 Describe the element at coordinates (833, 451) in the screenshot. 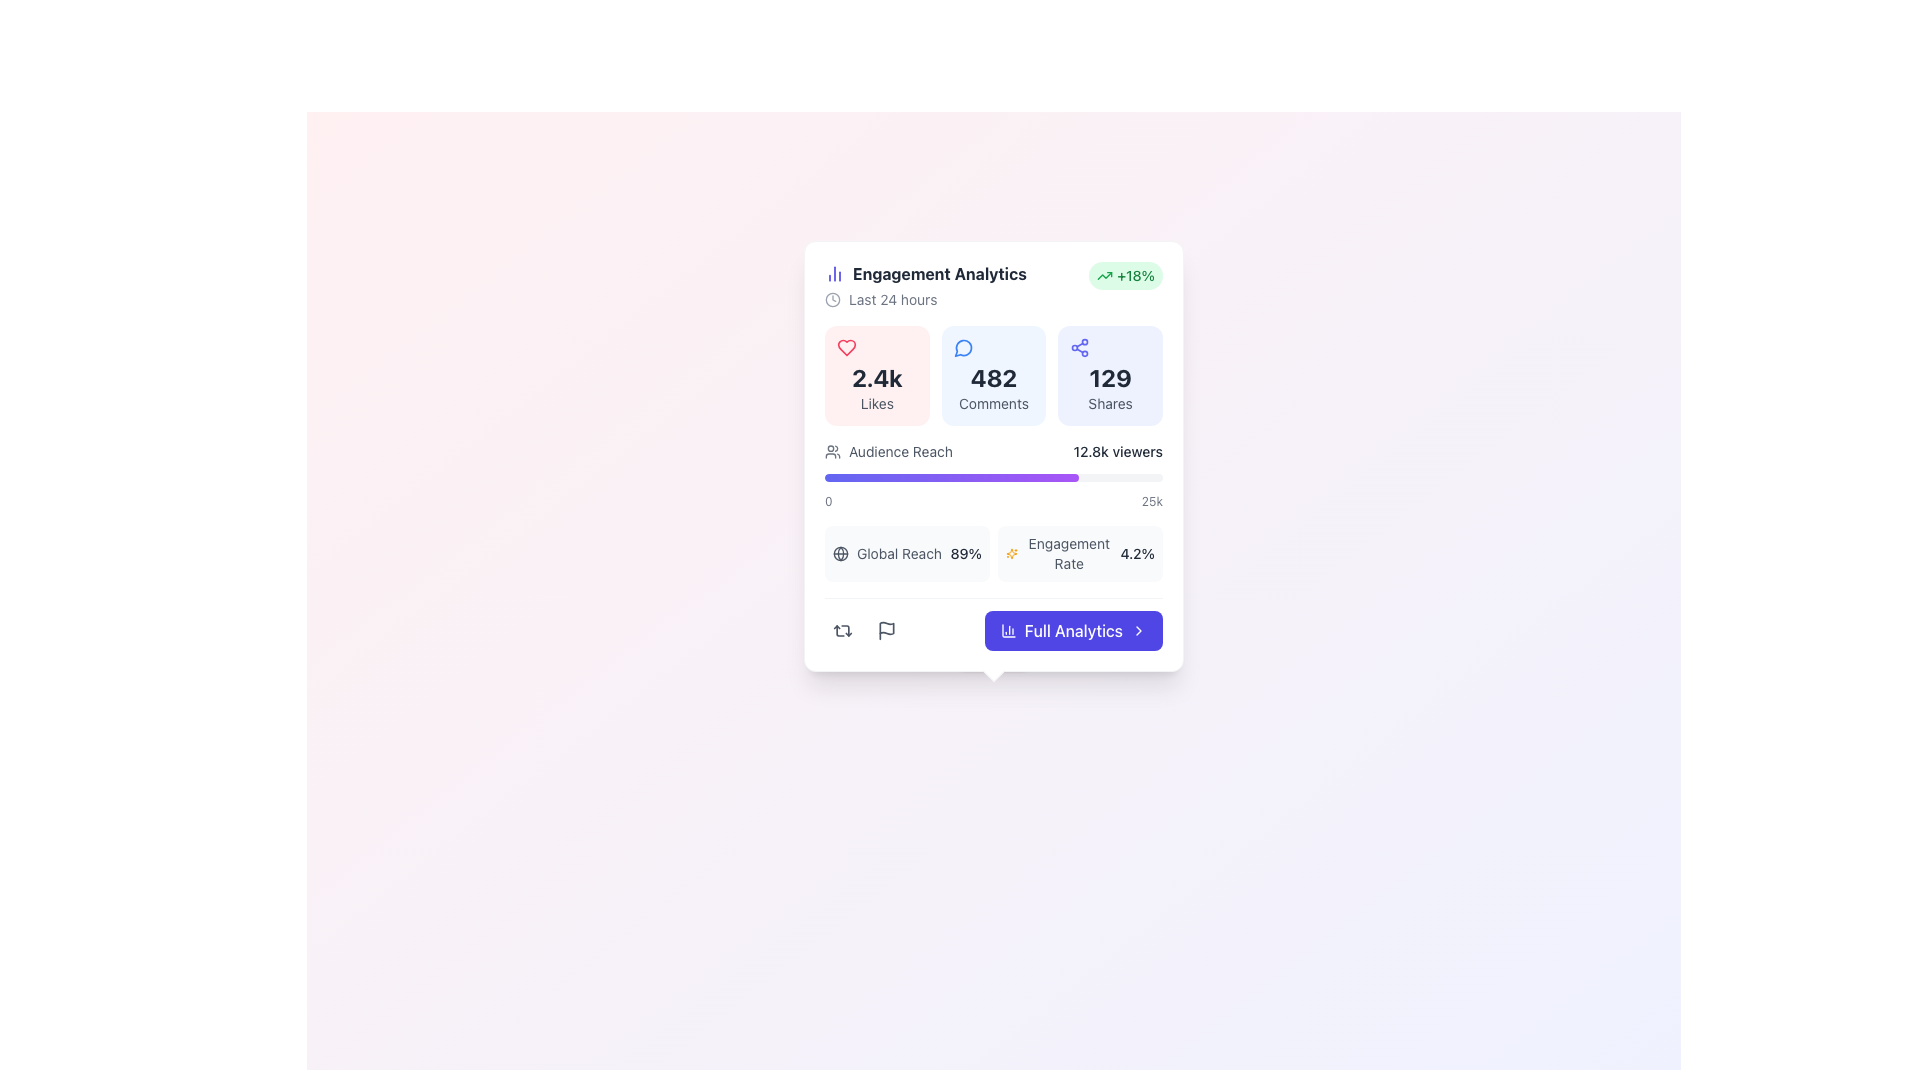

I see `the icon representing 'Audience Reach', located at the leftmost part of the section, adjacent to the text 'Audience Reach', a progress bar, and viewer indicators` at that location.